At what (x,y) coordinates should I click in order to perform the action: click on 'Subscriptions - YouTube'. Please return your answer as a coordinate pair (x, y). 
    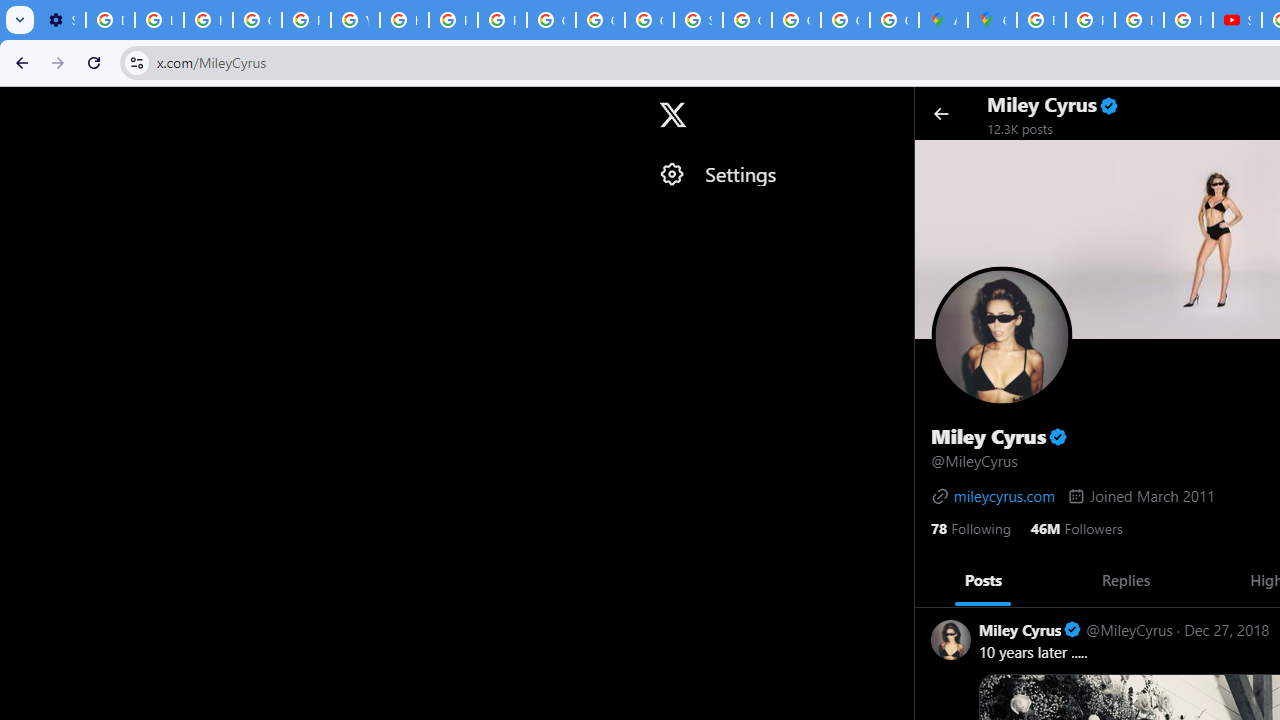
    Looking at the image, I should click on (1236, 20).